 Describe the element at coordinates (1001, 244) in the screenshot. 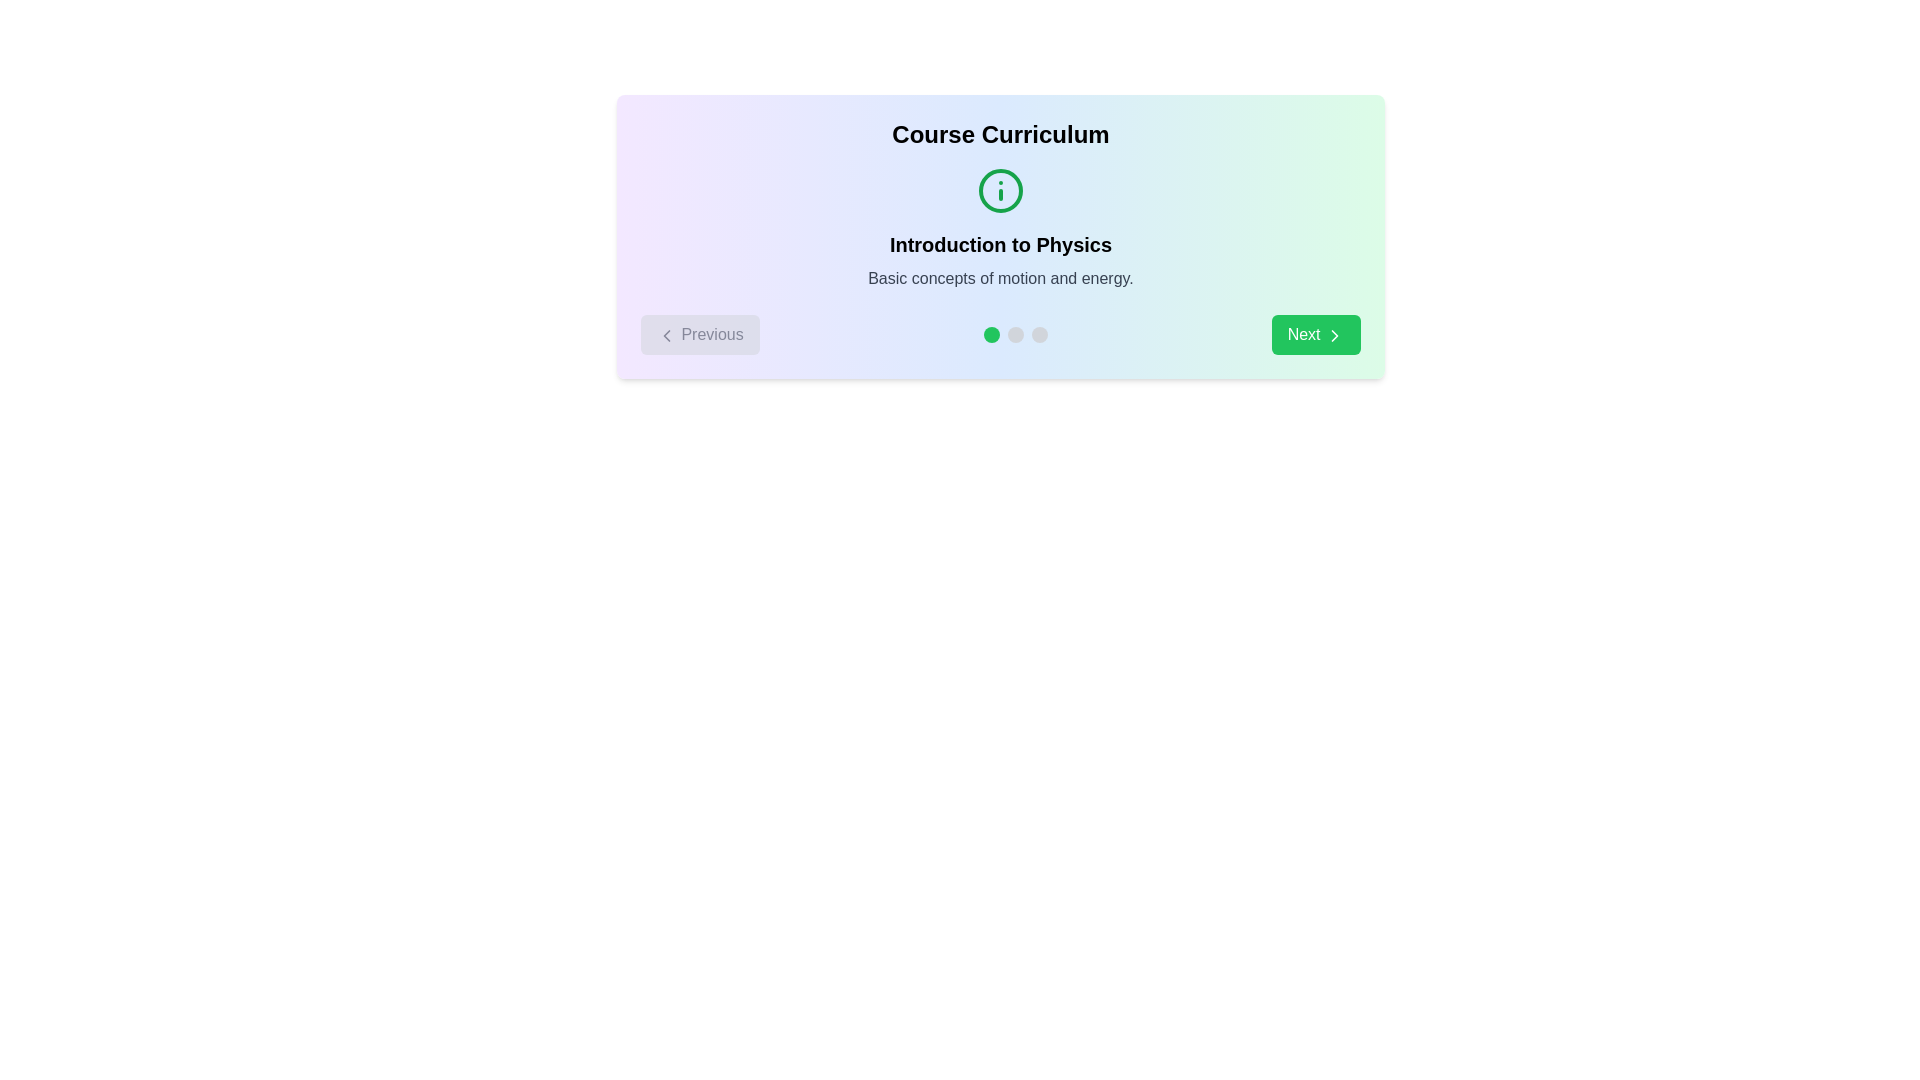

I see `the text label serving as the title for the section within the course curriculum overview` at that location.